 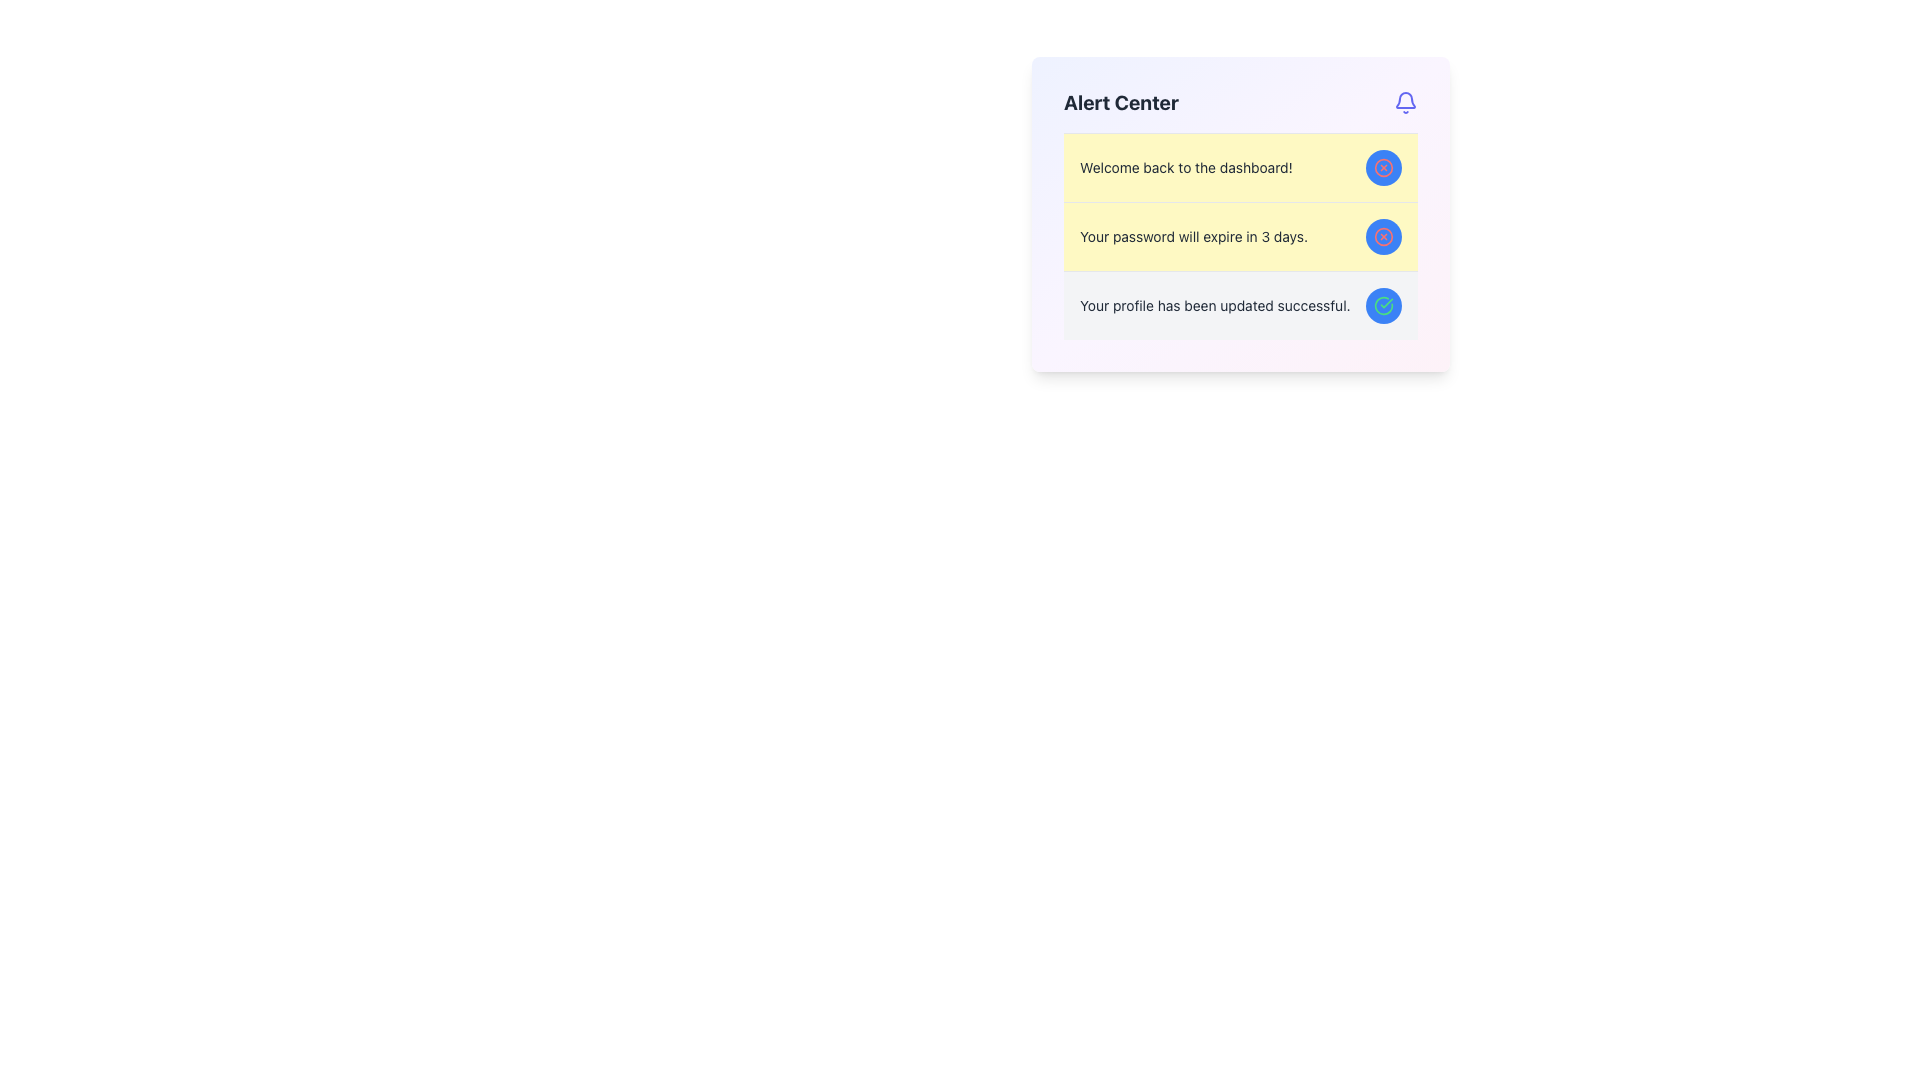 I want to click on the bold text label 'Alert Center' which is styled with a larger font size and dark gray color, positioned at the top of the section, so click(x=1121, y=103).